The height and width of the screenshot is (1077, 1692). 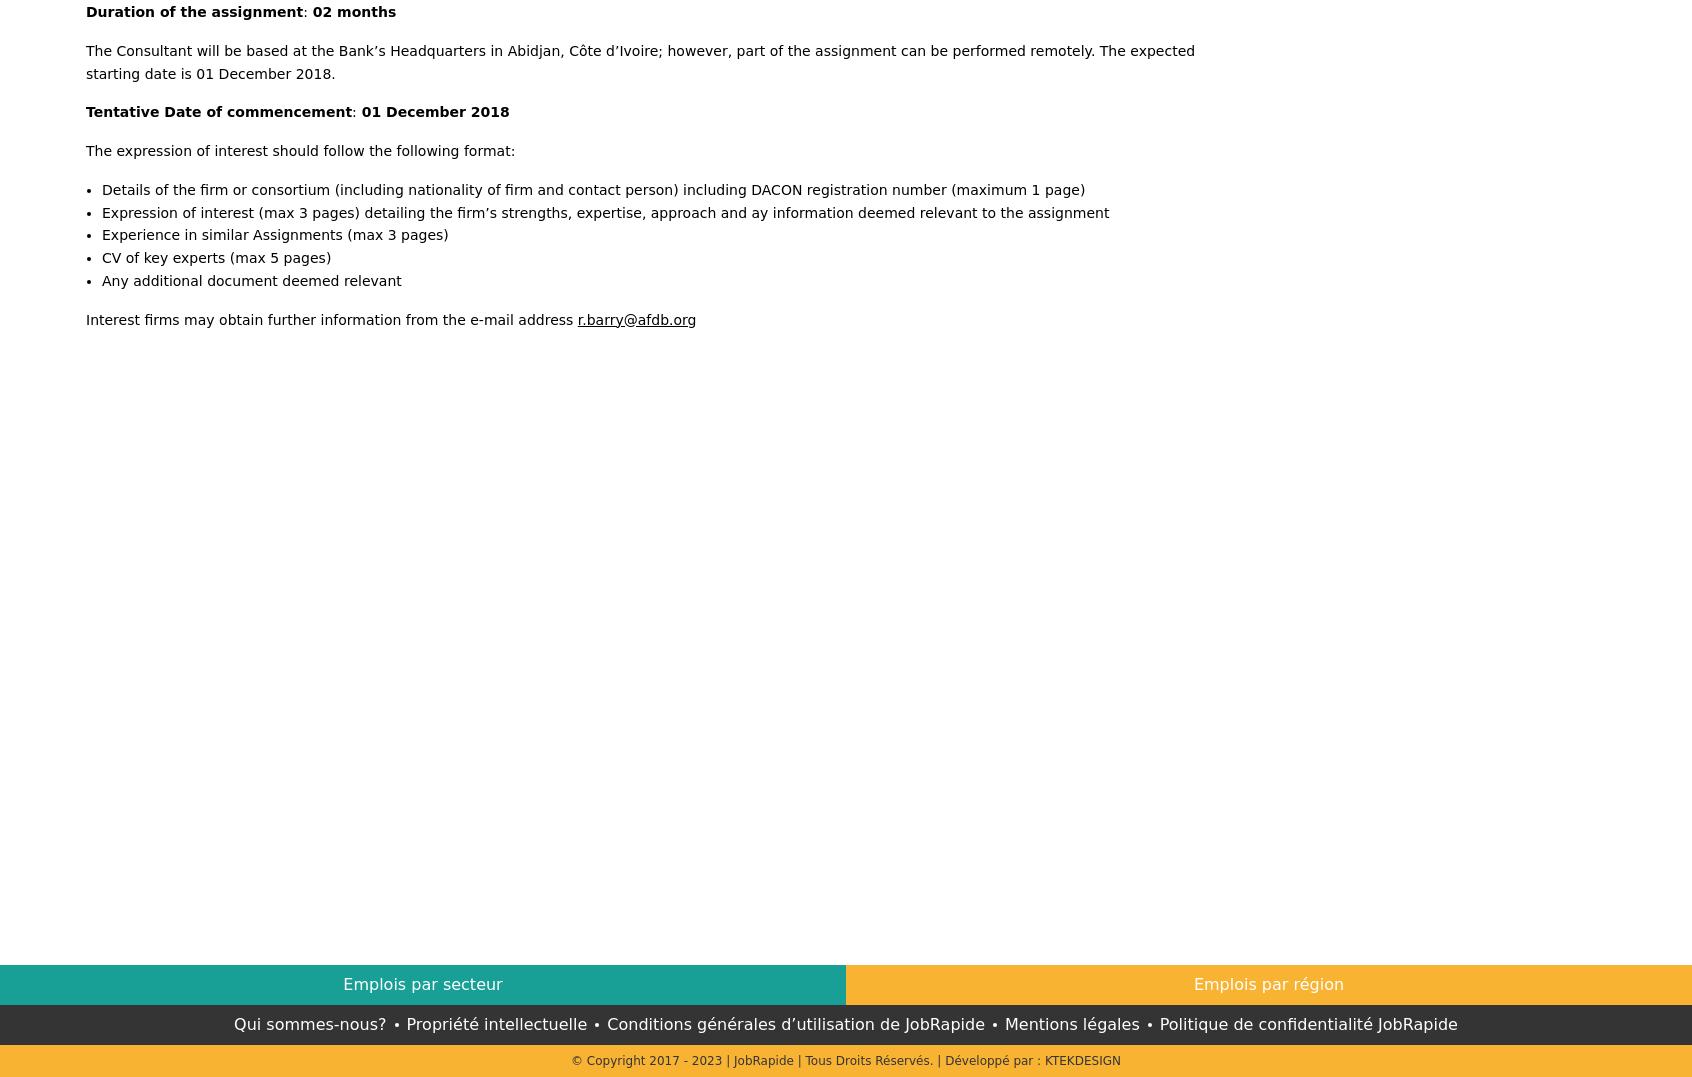 I want to click on 'KTEKDESIGN', so click(x=1082, y=1059).